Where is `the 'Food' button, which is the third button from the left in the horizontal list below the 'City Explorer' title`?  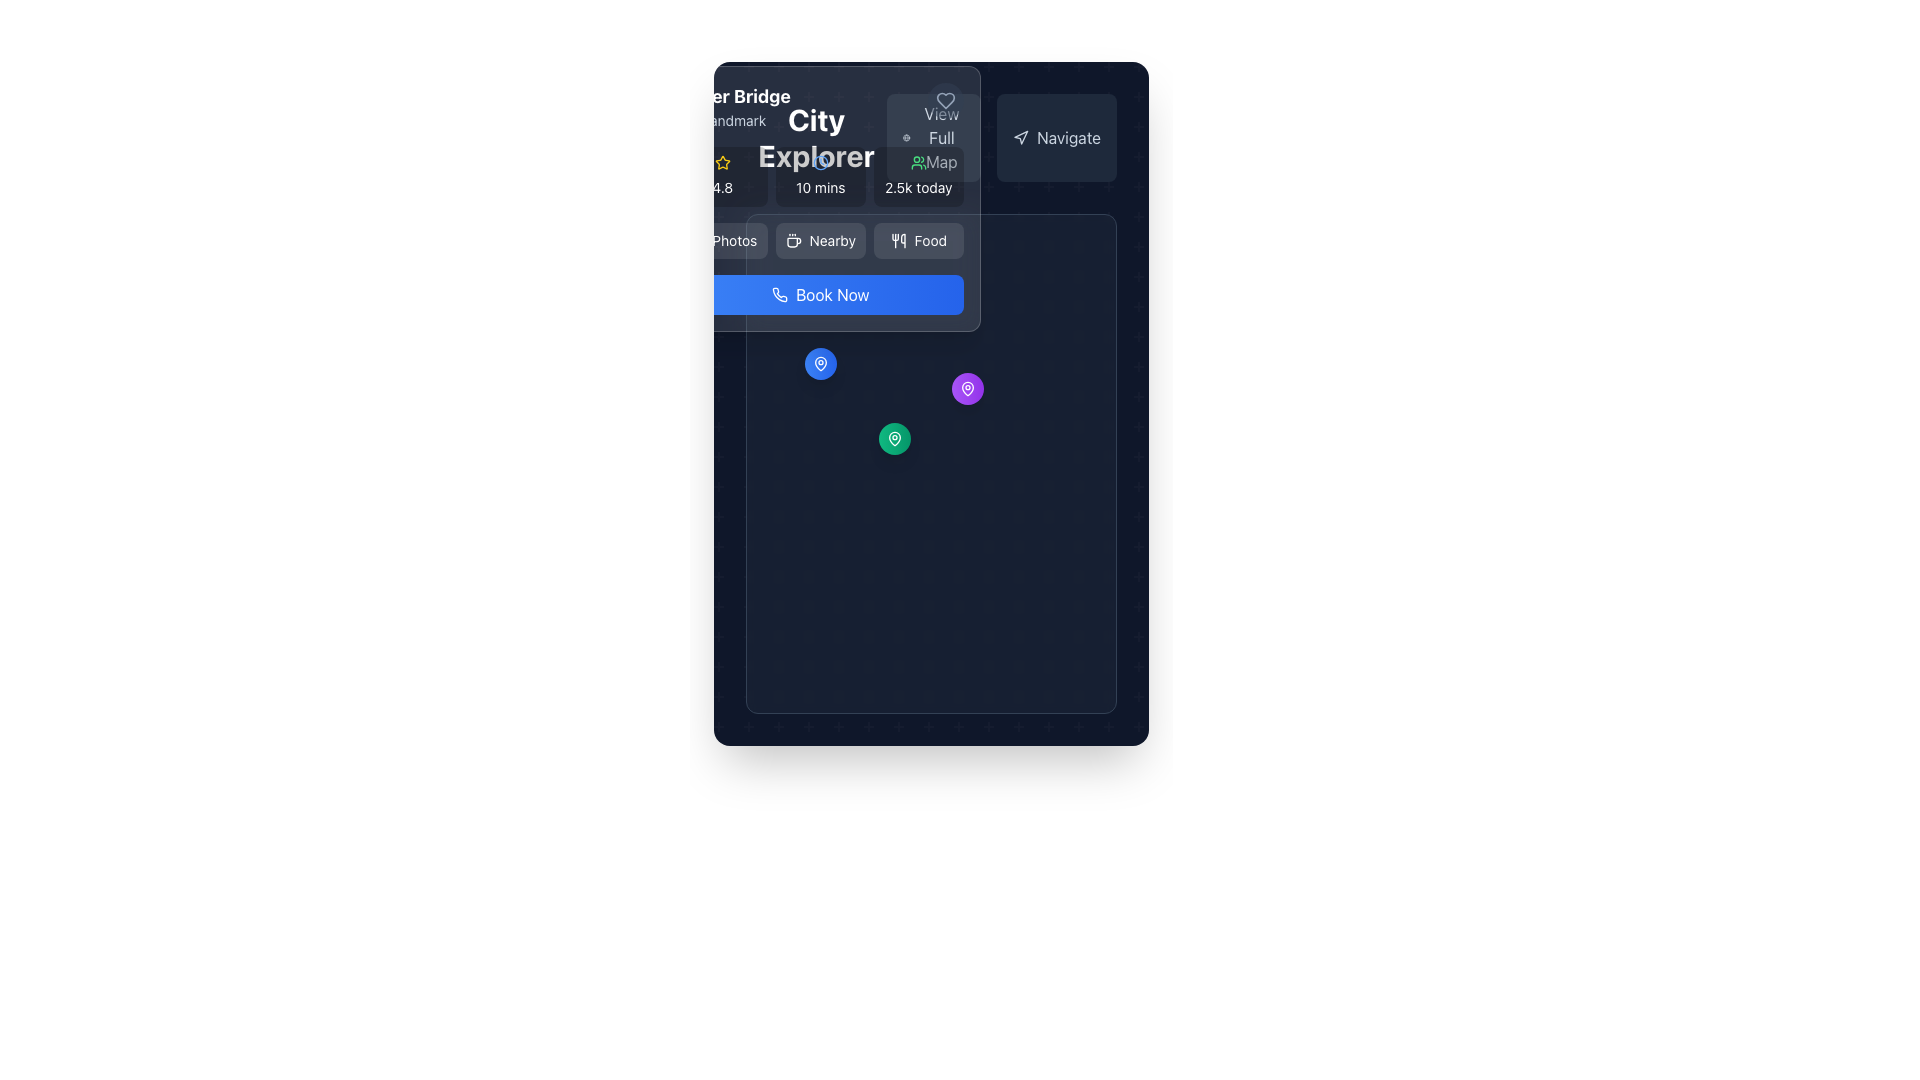
the 'Food' button, which is the third button from the left in the horizontal list below the 'City Explorer' title is located at coordinates (897, 240).